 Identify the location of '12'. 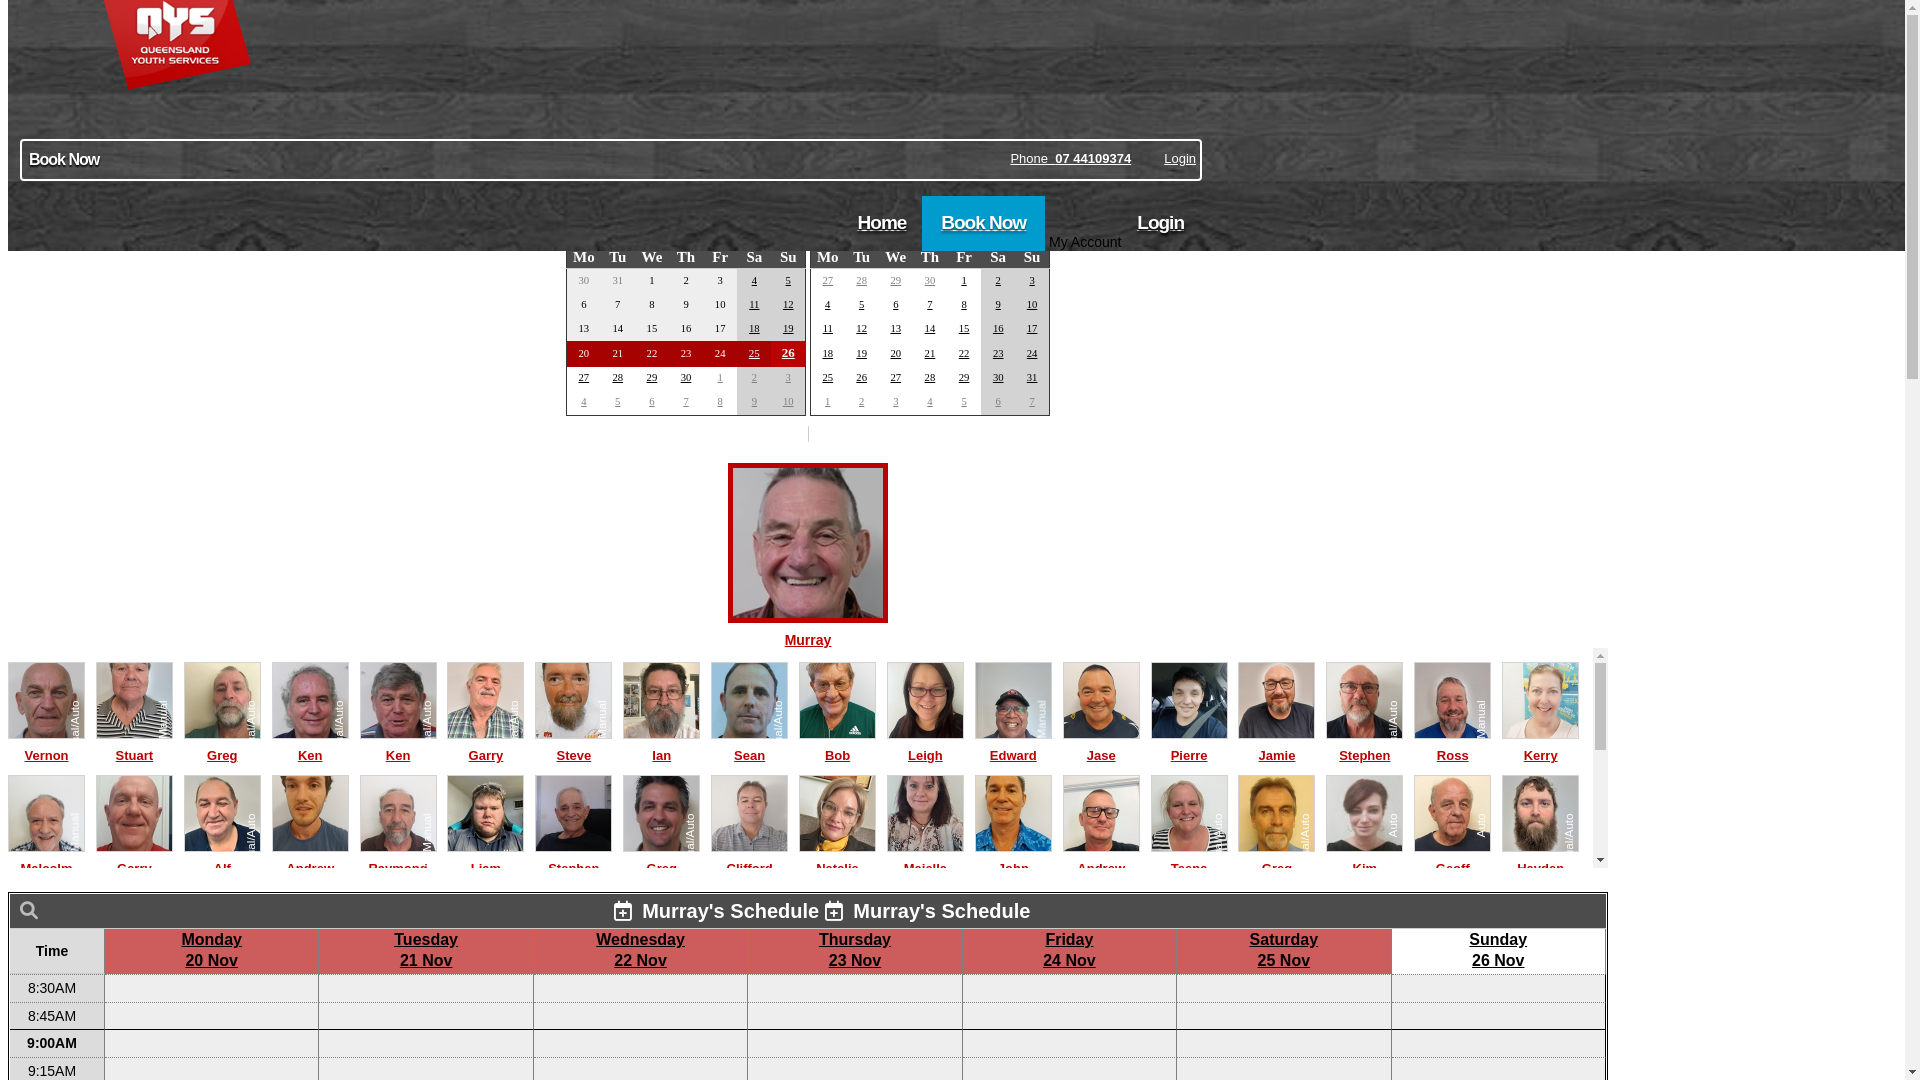
(861, 327).